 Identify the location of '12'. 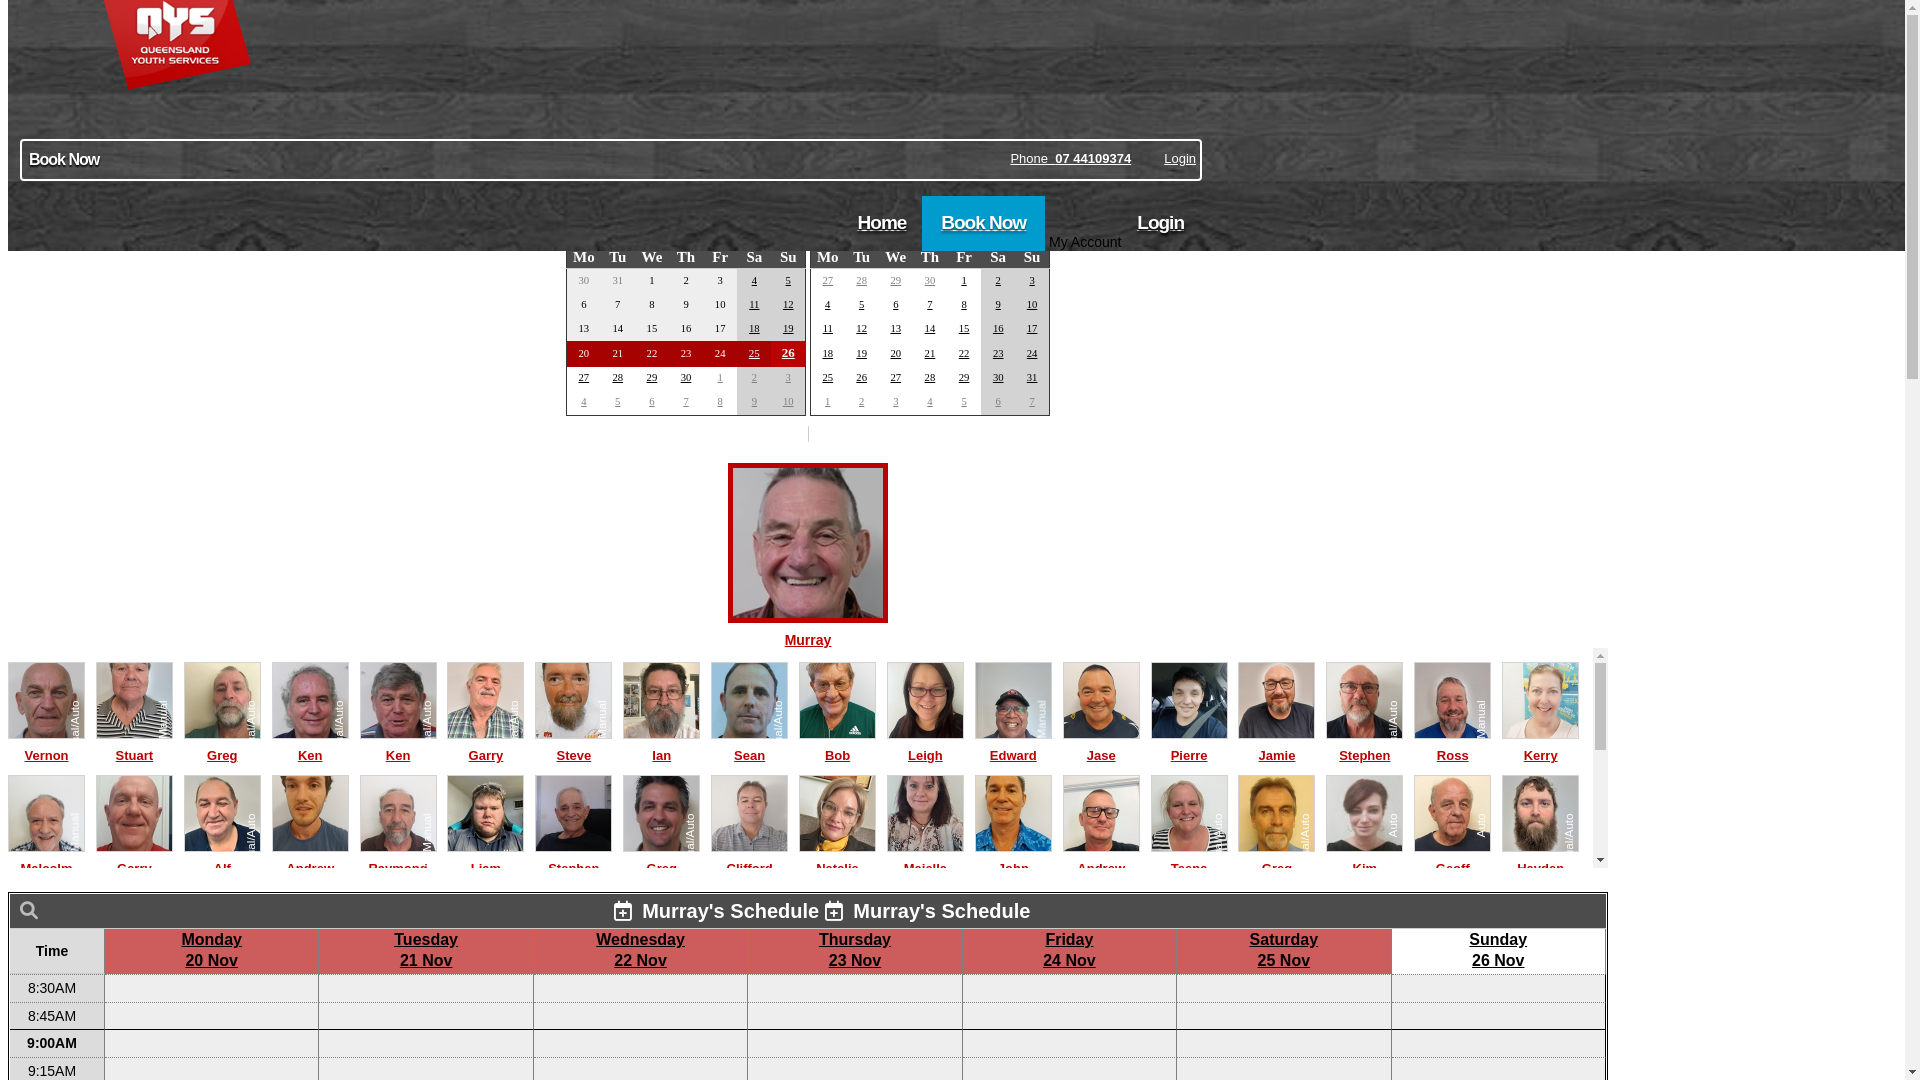
(861, 327).